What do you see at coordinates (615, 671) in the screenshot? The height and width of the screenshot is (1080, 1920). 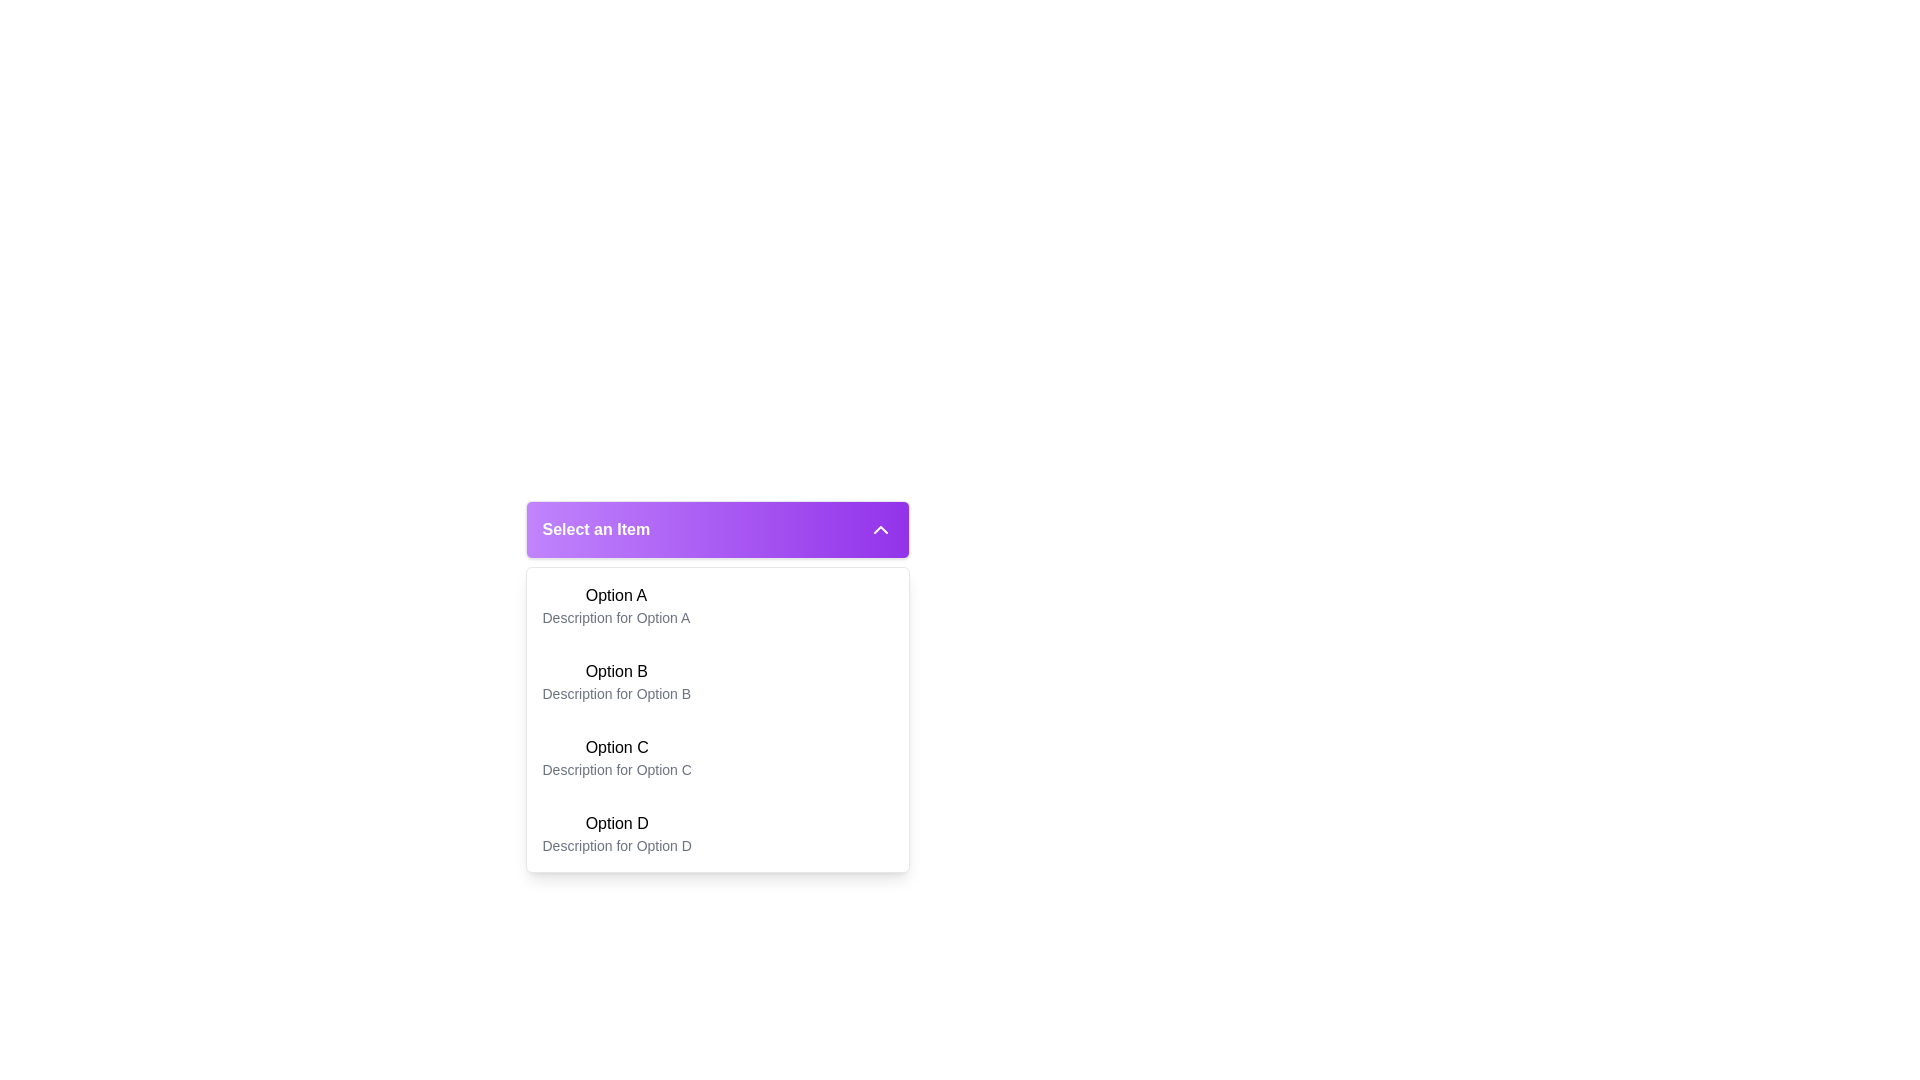 I see `the text label displaying 'Option B' in bold, located in the dropdown menu between 'Option A' and 'Description for Option B'` at bounding box center [615, 671].